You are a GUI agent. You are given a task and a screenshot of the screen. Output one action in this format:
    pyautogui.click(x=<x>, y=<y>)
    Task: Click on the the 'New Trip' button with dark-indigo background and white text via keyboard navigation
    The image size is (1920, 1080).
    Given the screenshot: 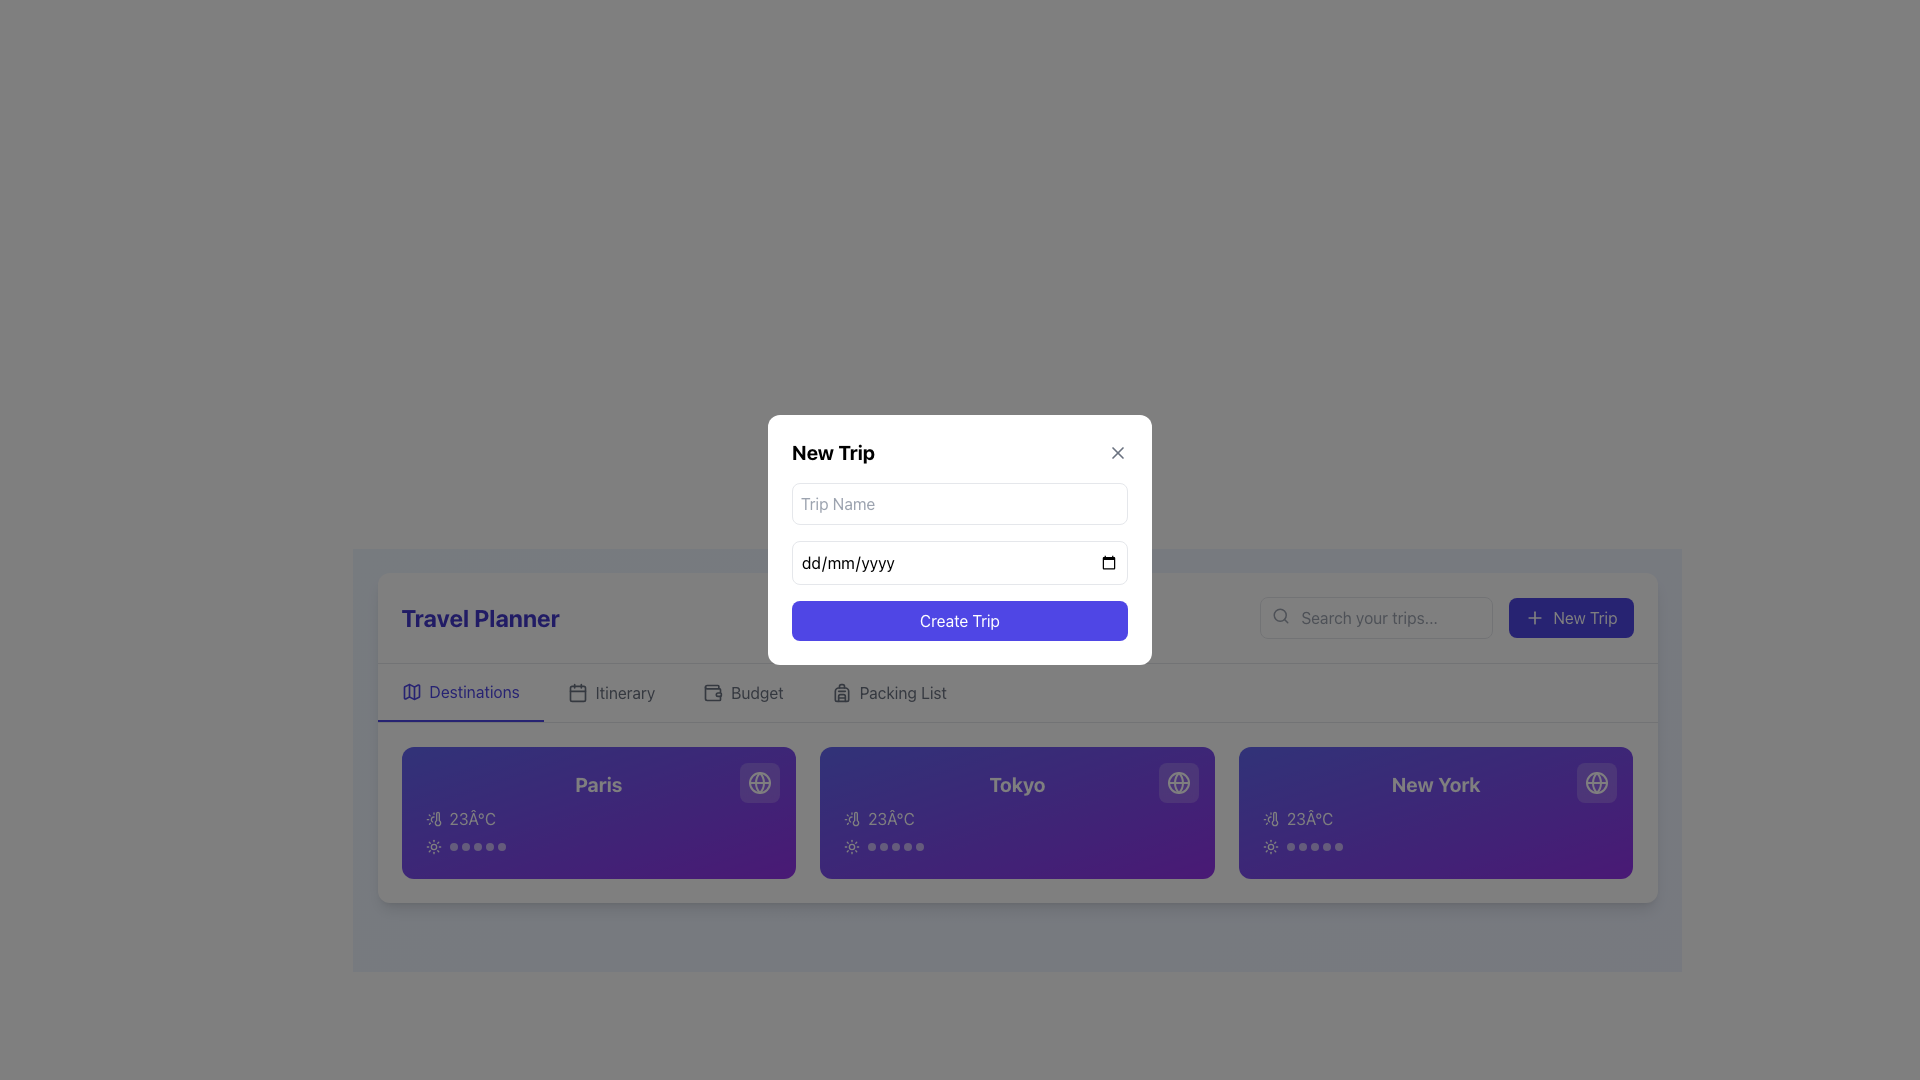 What is the action you would take?
    pyautogui.click(x=1570, y=616)
    